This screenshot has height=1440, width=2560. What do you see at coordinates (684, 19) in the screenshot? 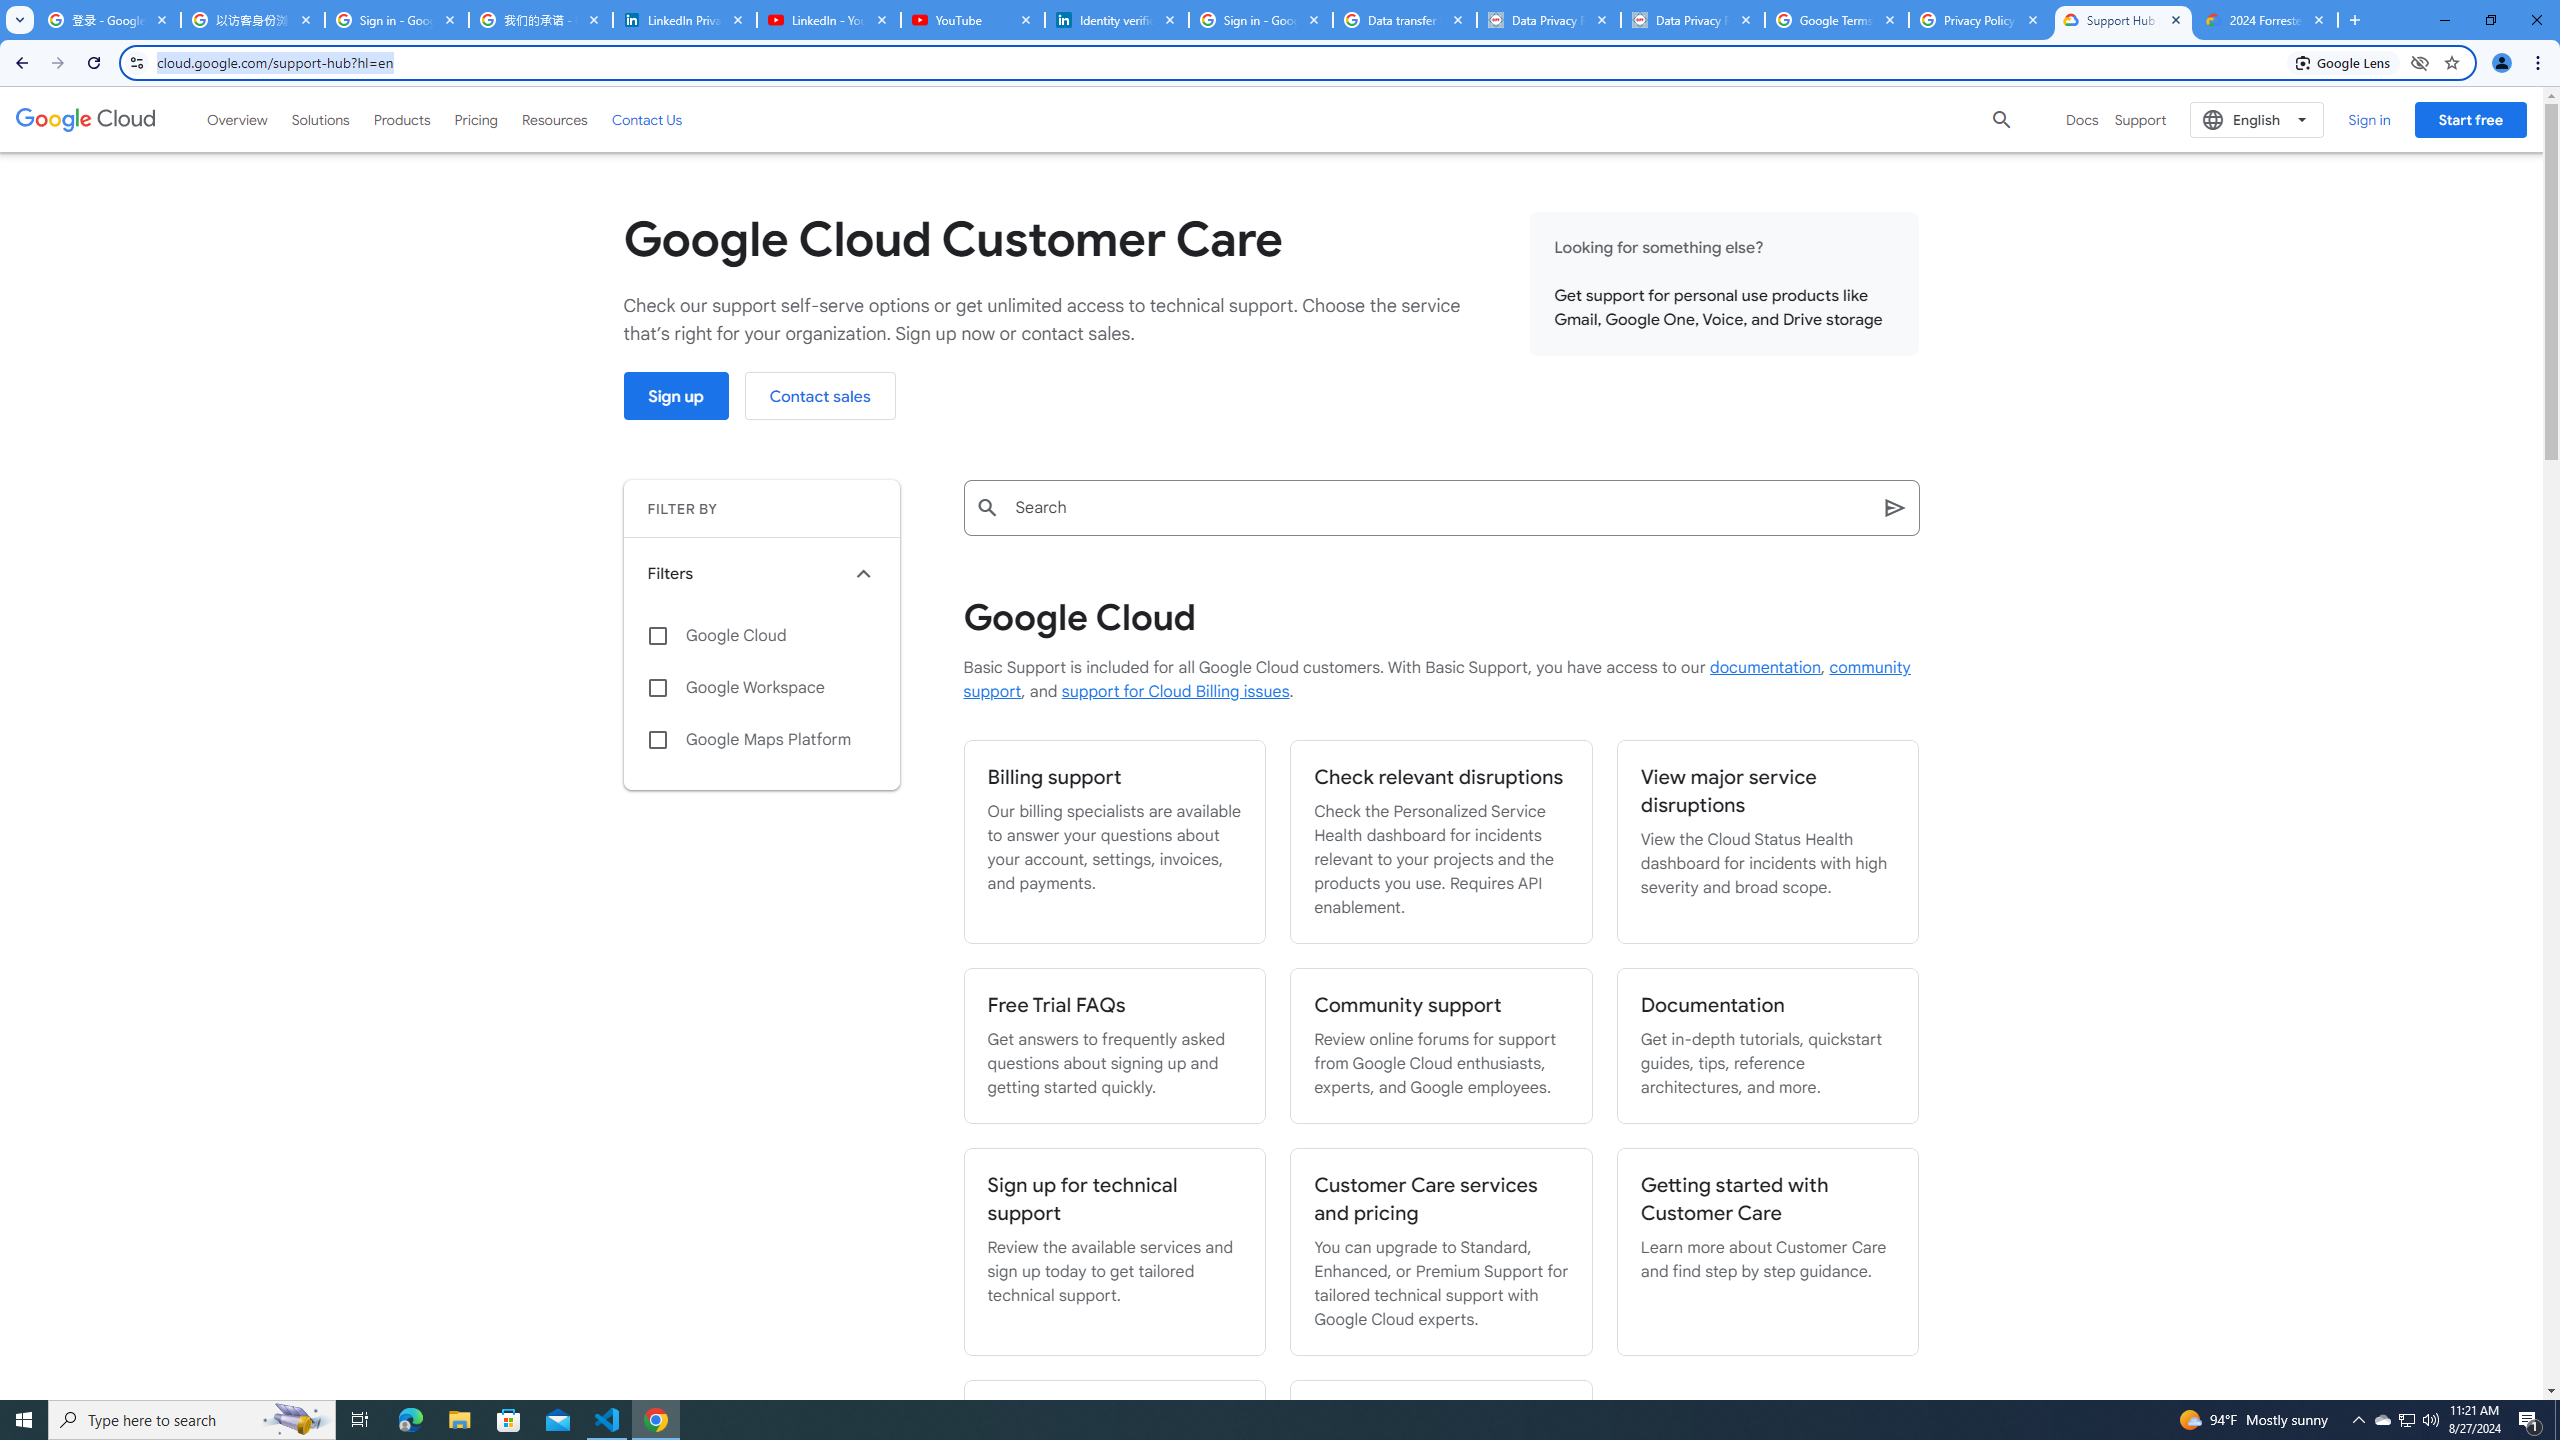
I see `'LinkedIn Privacy Policy'` at bounding box center [684, 19].